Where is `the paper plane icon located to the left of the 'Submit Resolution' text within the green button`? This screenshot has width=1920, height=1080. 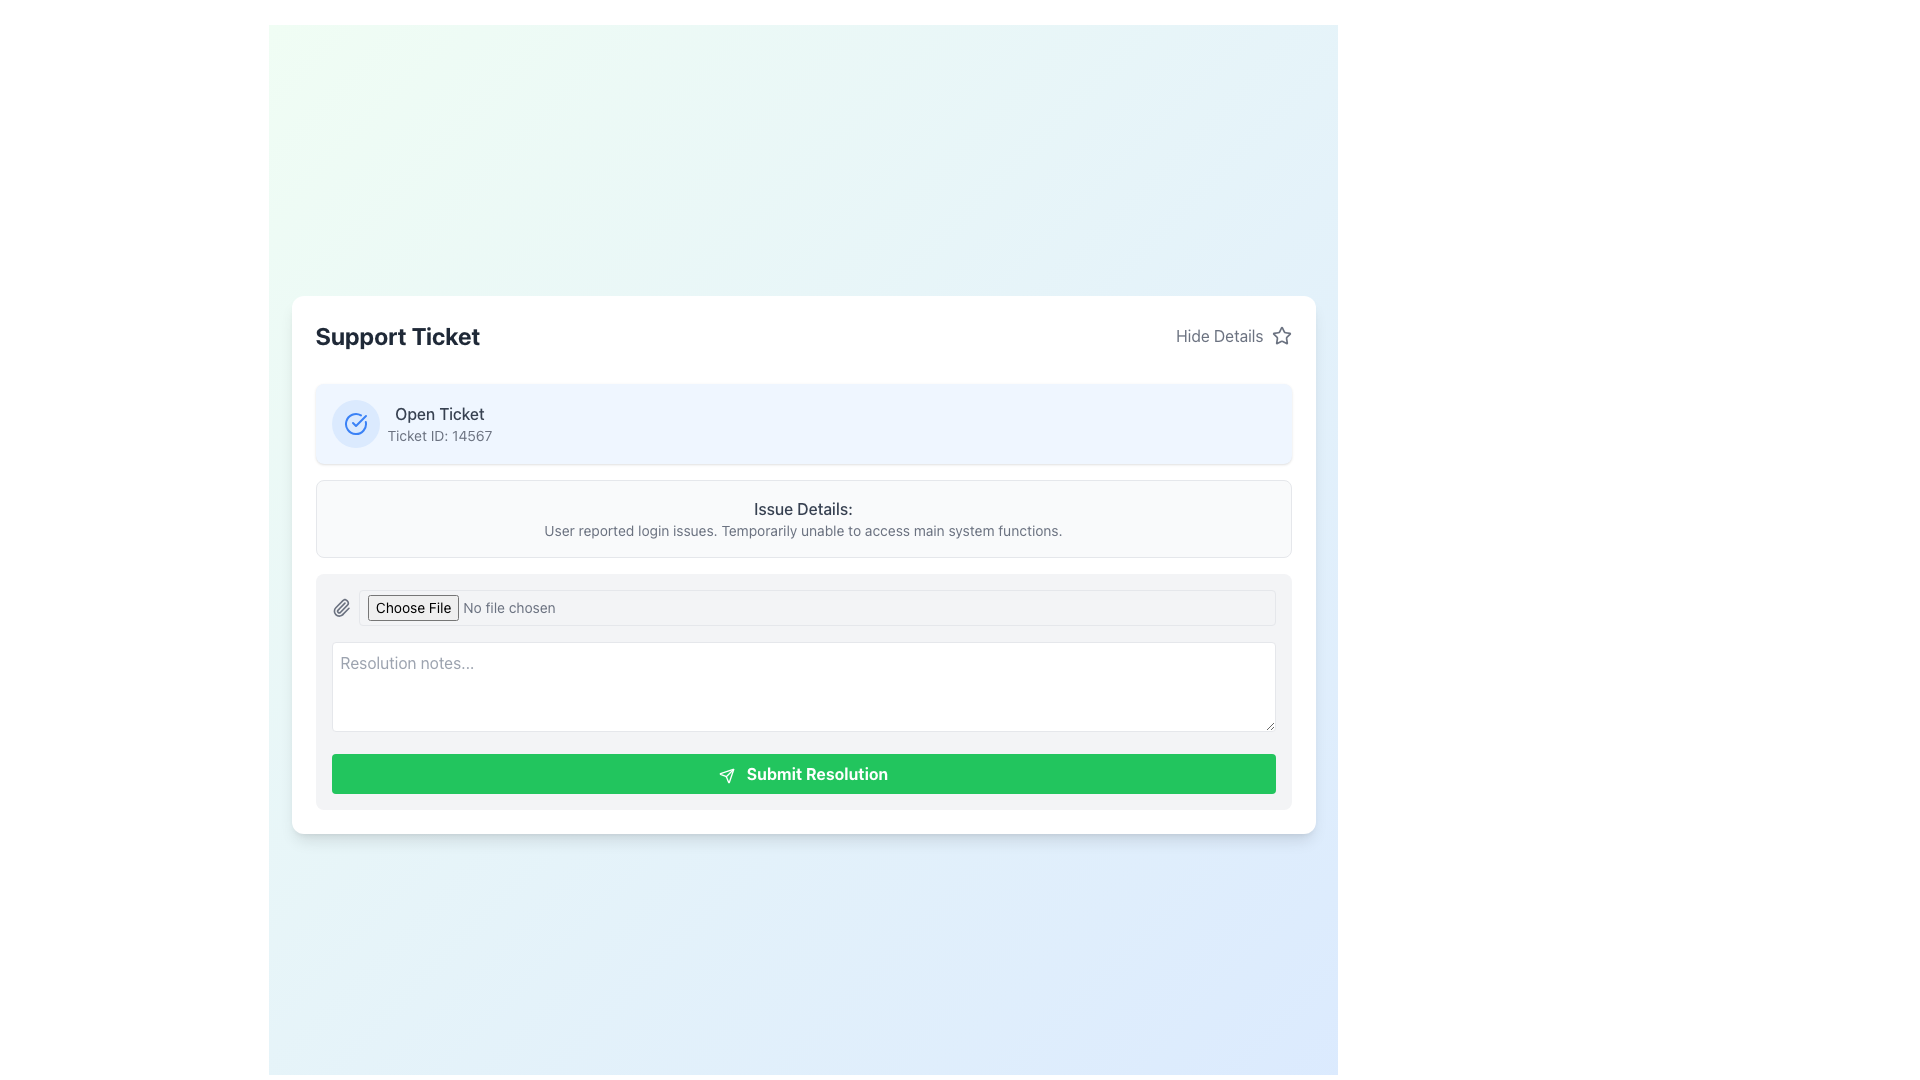
the paper plane icon located to the left of the 'Submit Resolution' text within the green button is located at coordinates (725, 774).